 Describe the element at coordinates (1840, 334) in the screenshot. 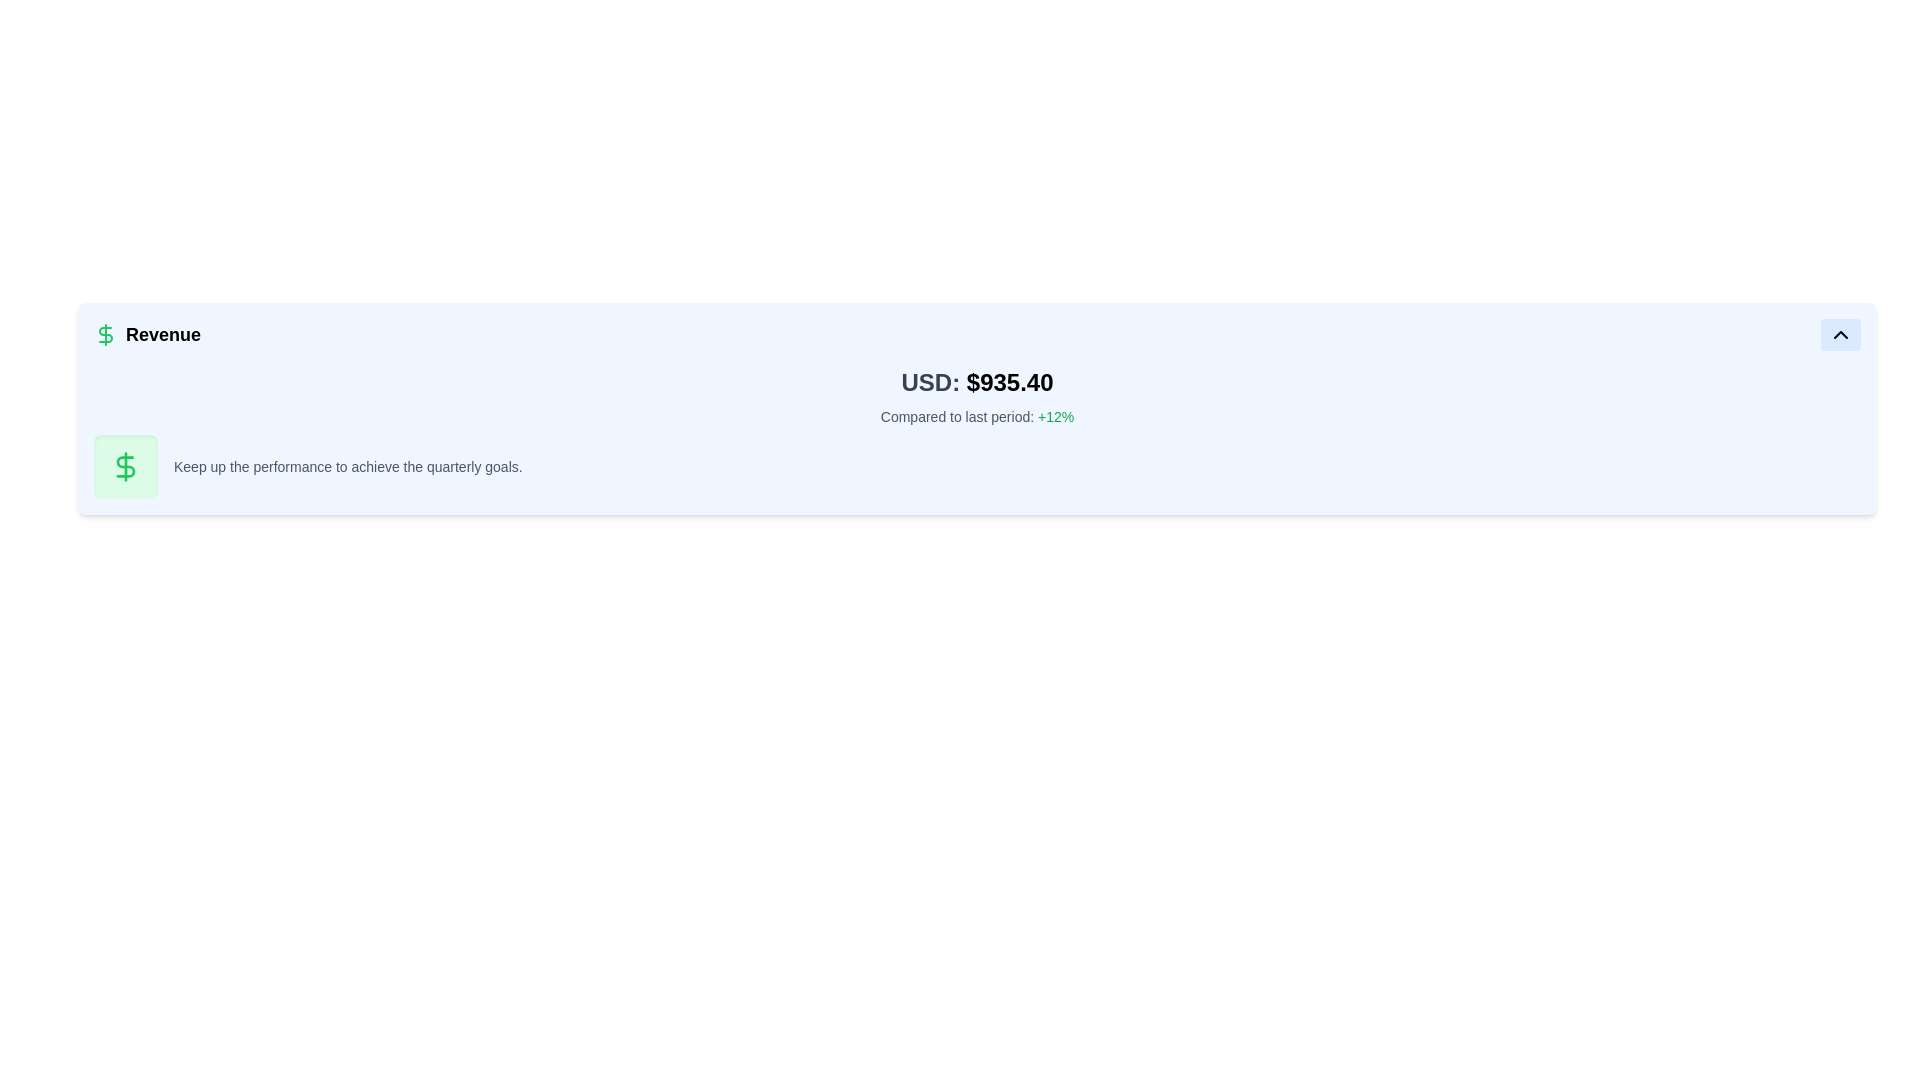

I see `the upward chevron icon located on the right-hand side of the interface` at that location.